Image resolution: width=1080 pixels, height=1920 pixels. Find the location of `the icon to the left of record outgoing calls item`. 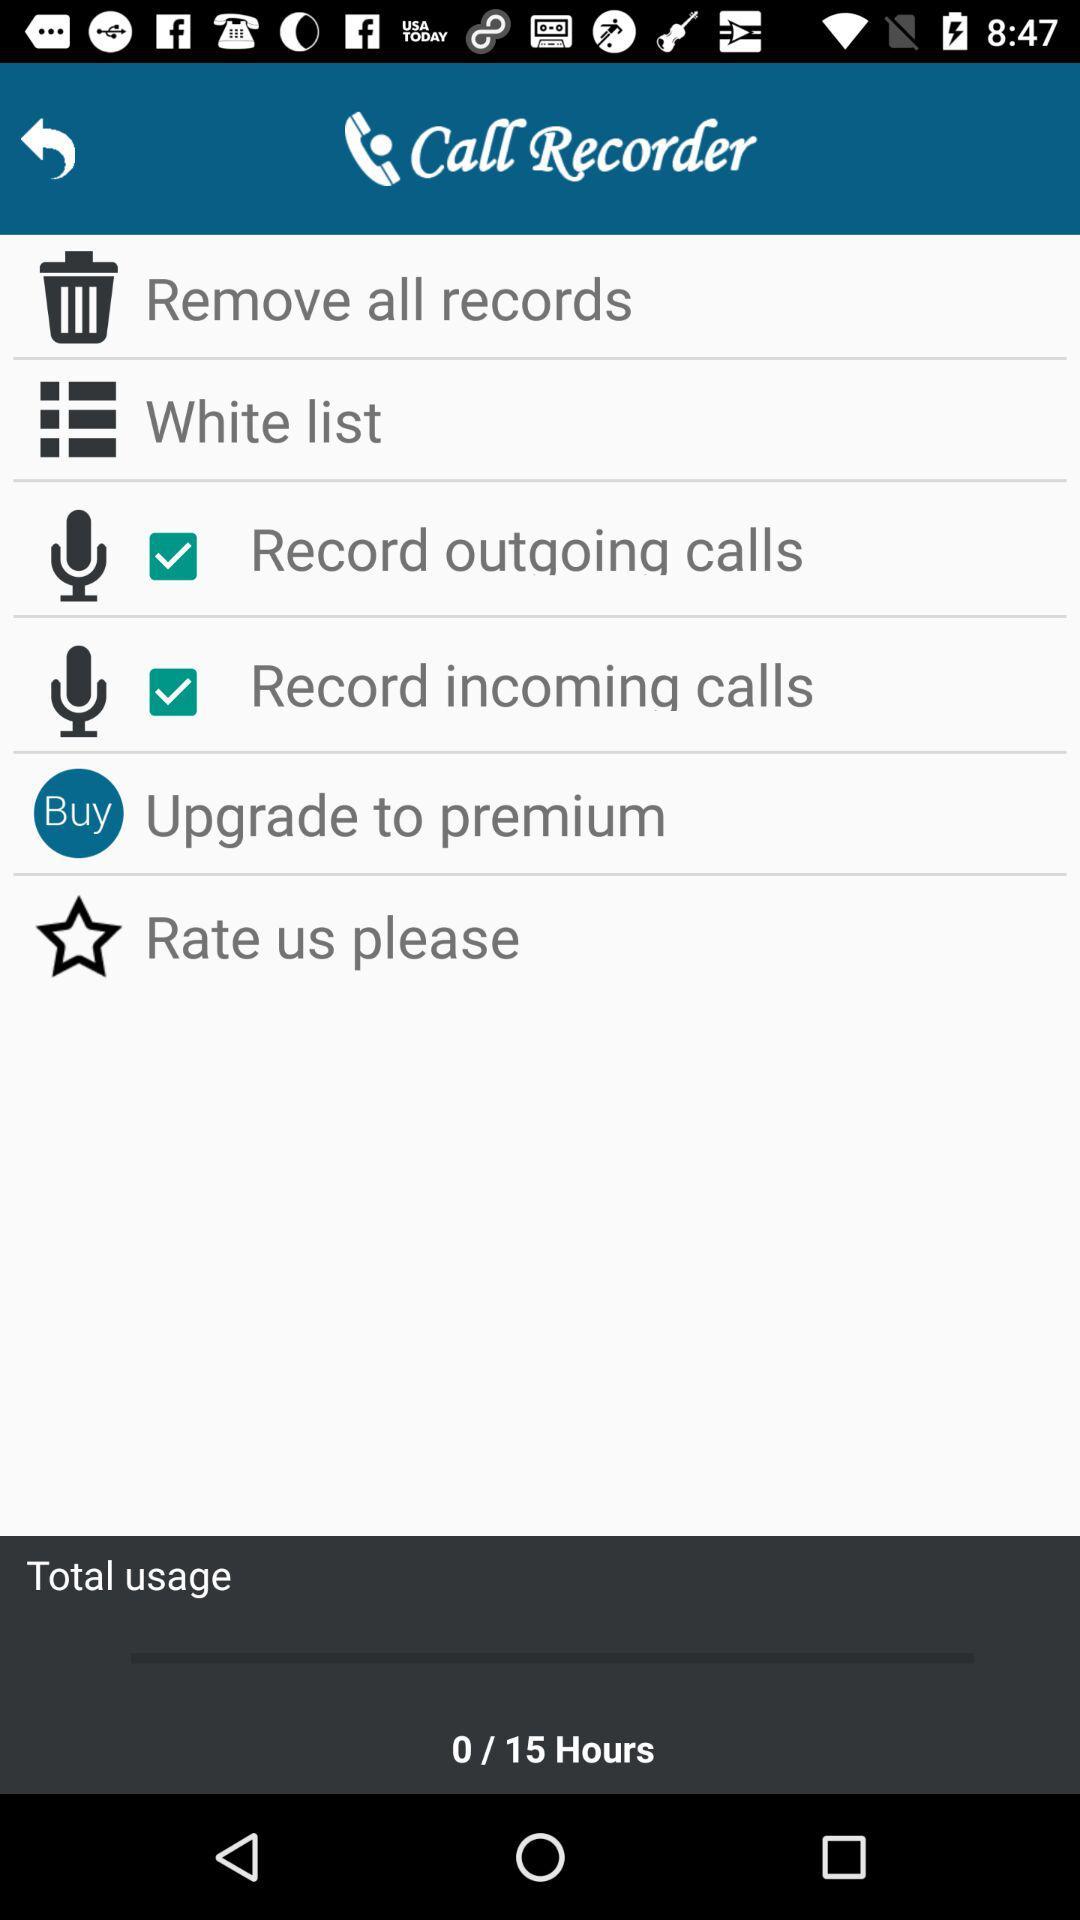

the icon to the left of record outgoing calls item is located at coordinates (183, 556).